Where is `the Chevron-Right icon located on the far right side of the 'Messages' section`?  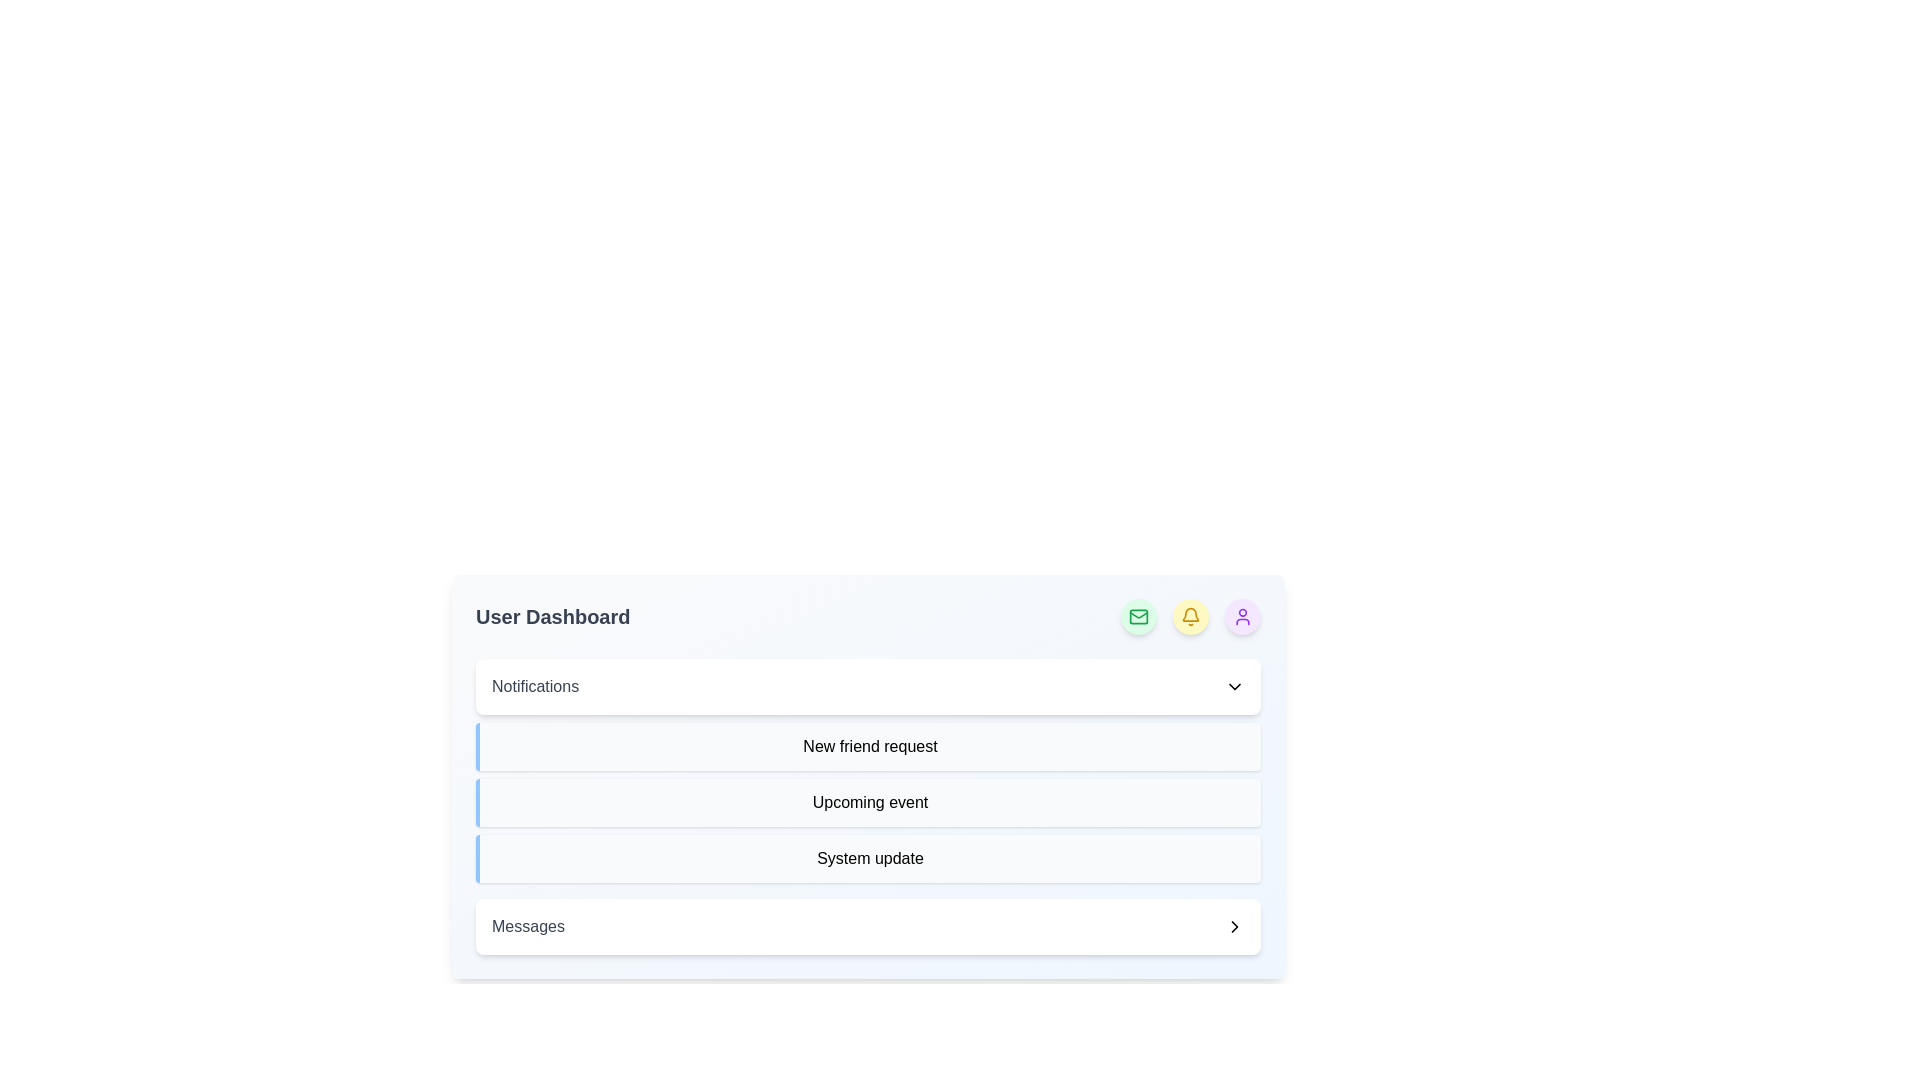 the Chevron-Right icon located on the far right side of the 'Messages' section is located at coordinates (1233, 926).